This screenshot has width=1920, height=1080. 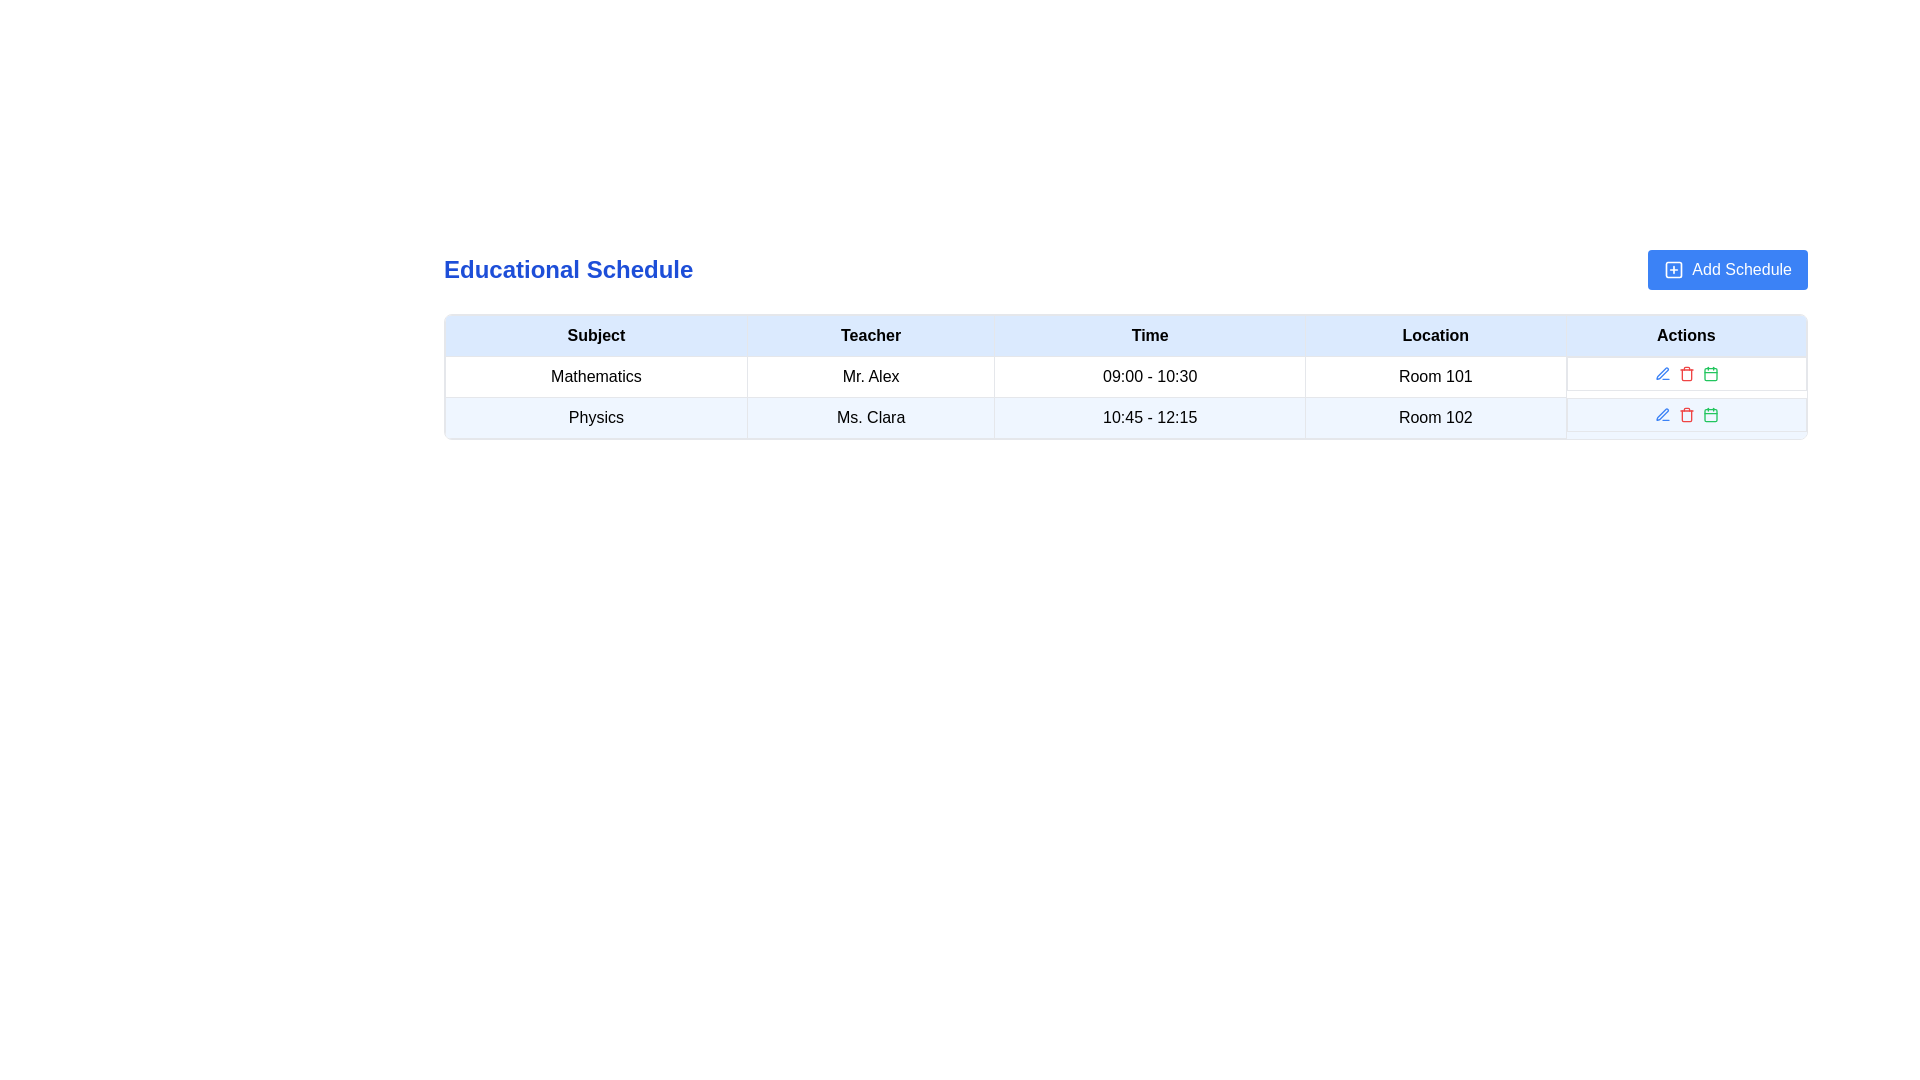 What do you see at coordinates (595, 334) in the screenshot?
I see `text of the 'Subject' header cell, which is the first column in the header row of the table located under the 'Educational Schedule' section` at bounding box center [595, 334].